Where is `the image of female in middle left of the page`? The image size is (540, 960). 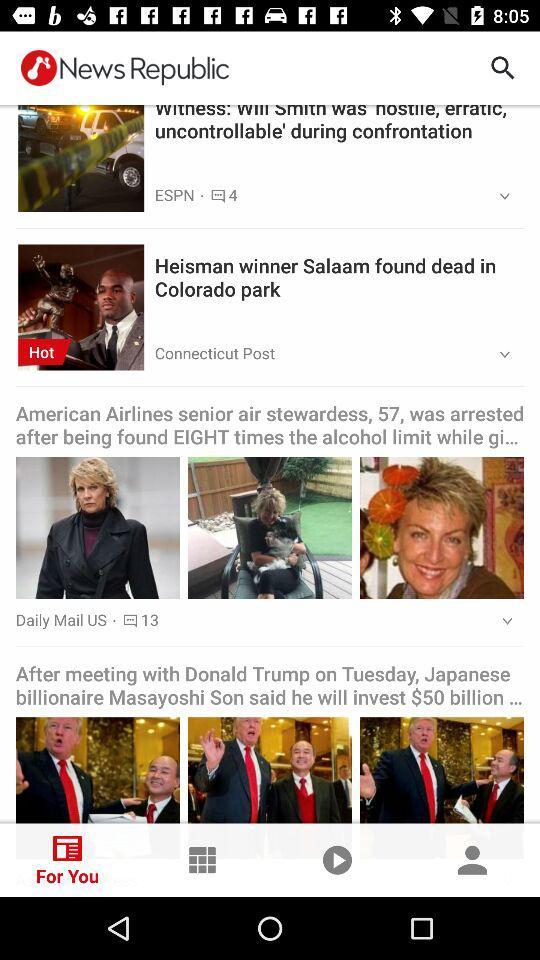 the image of female in middle left of the page is located at coordinates (97, 527).